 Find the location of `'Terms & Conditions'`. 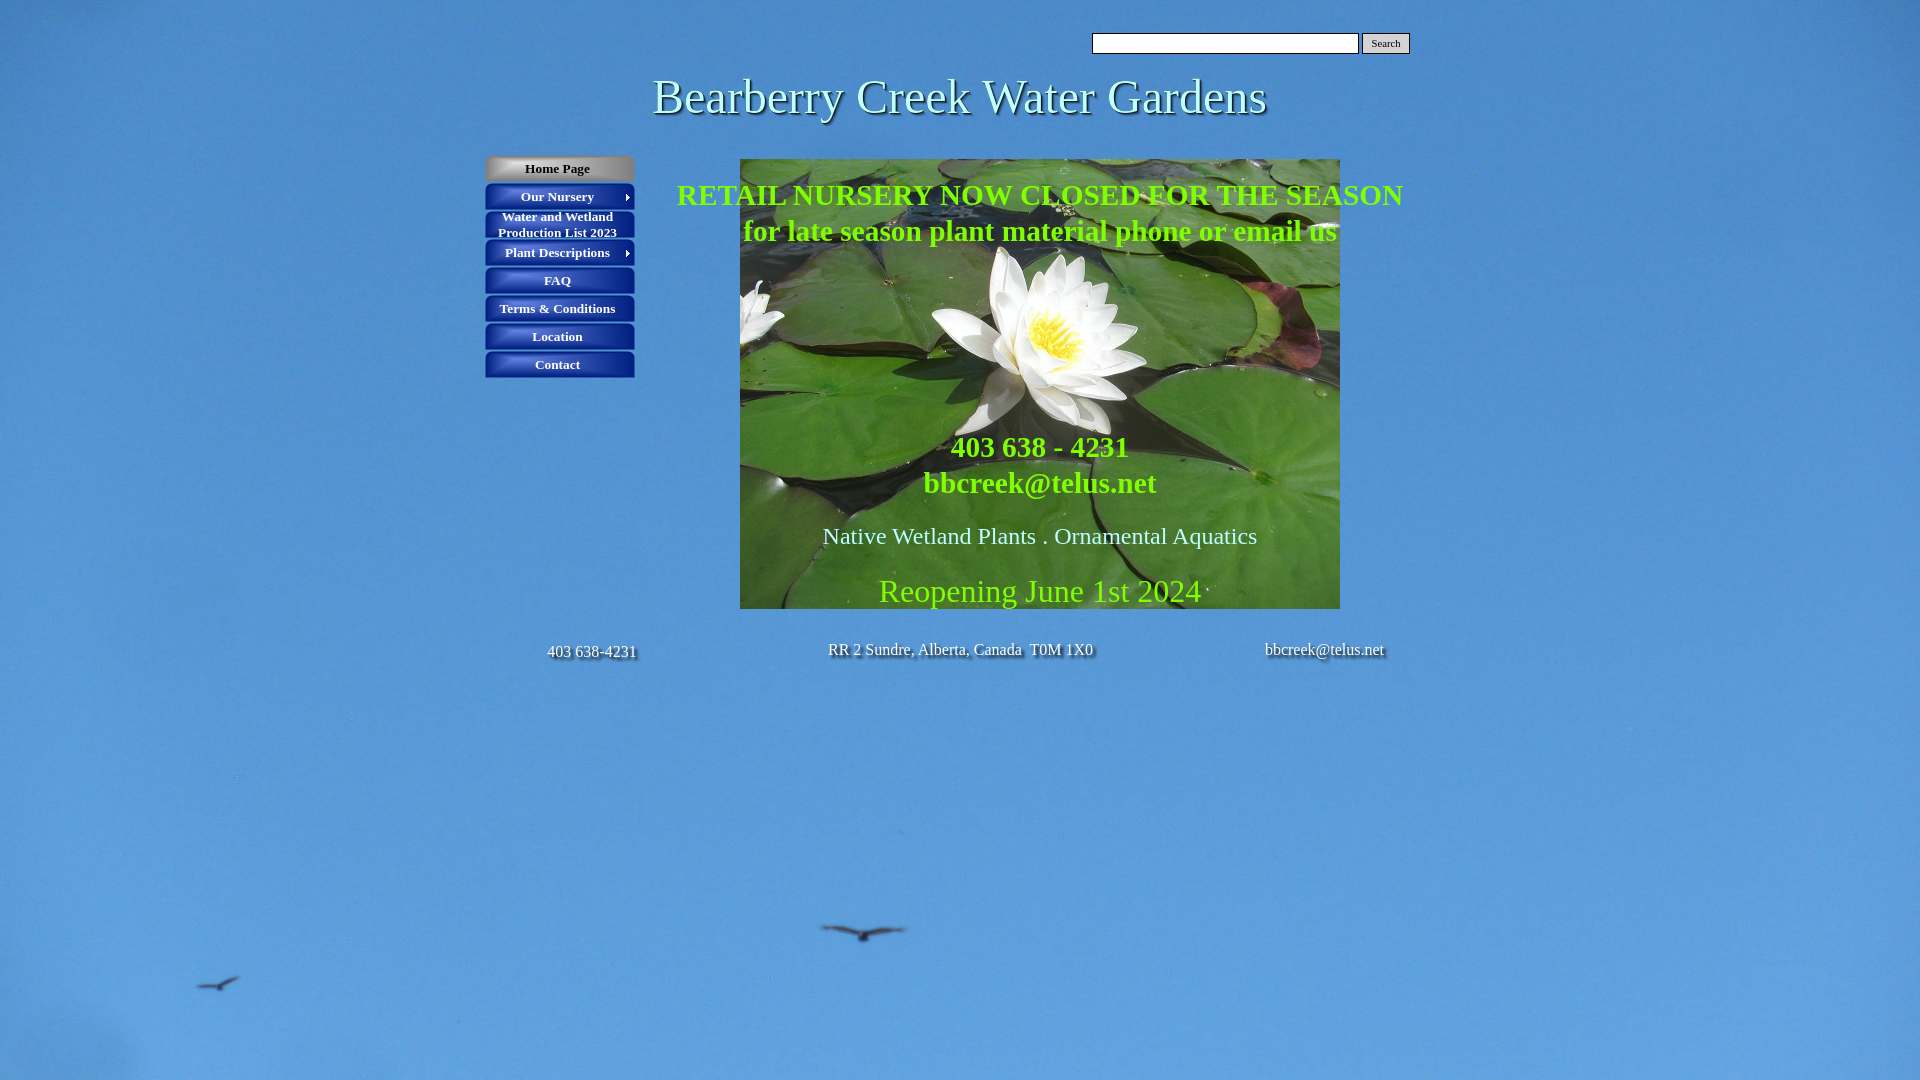

'Terms & Conditions' is located at coordinates (560, 308).